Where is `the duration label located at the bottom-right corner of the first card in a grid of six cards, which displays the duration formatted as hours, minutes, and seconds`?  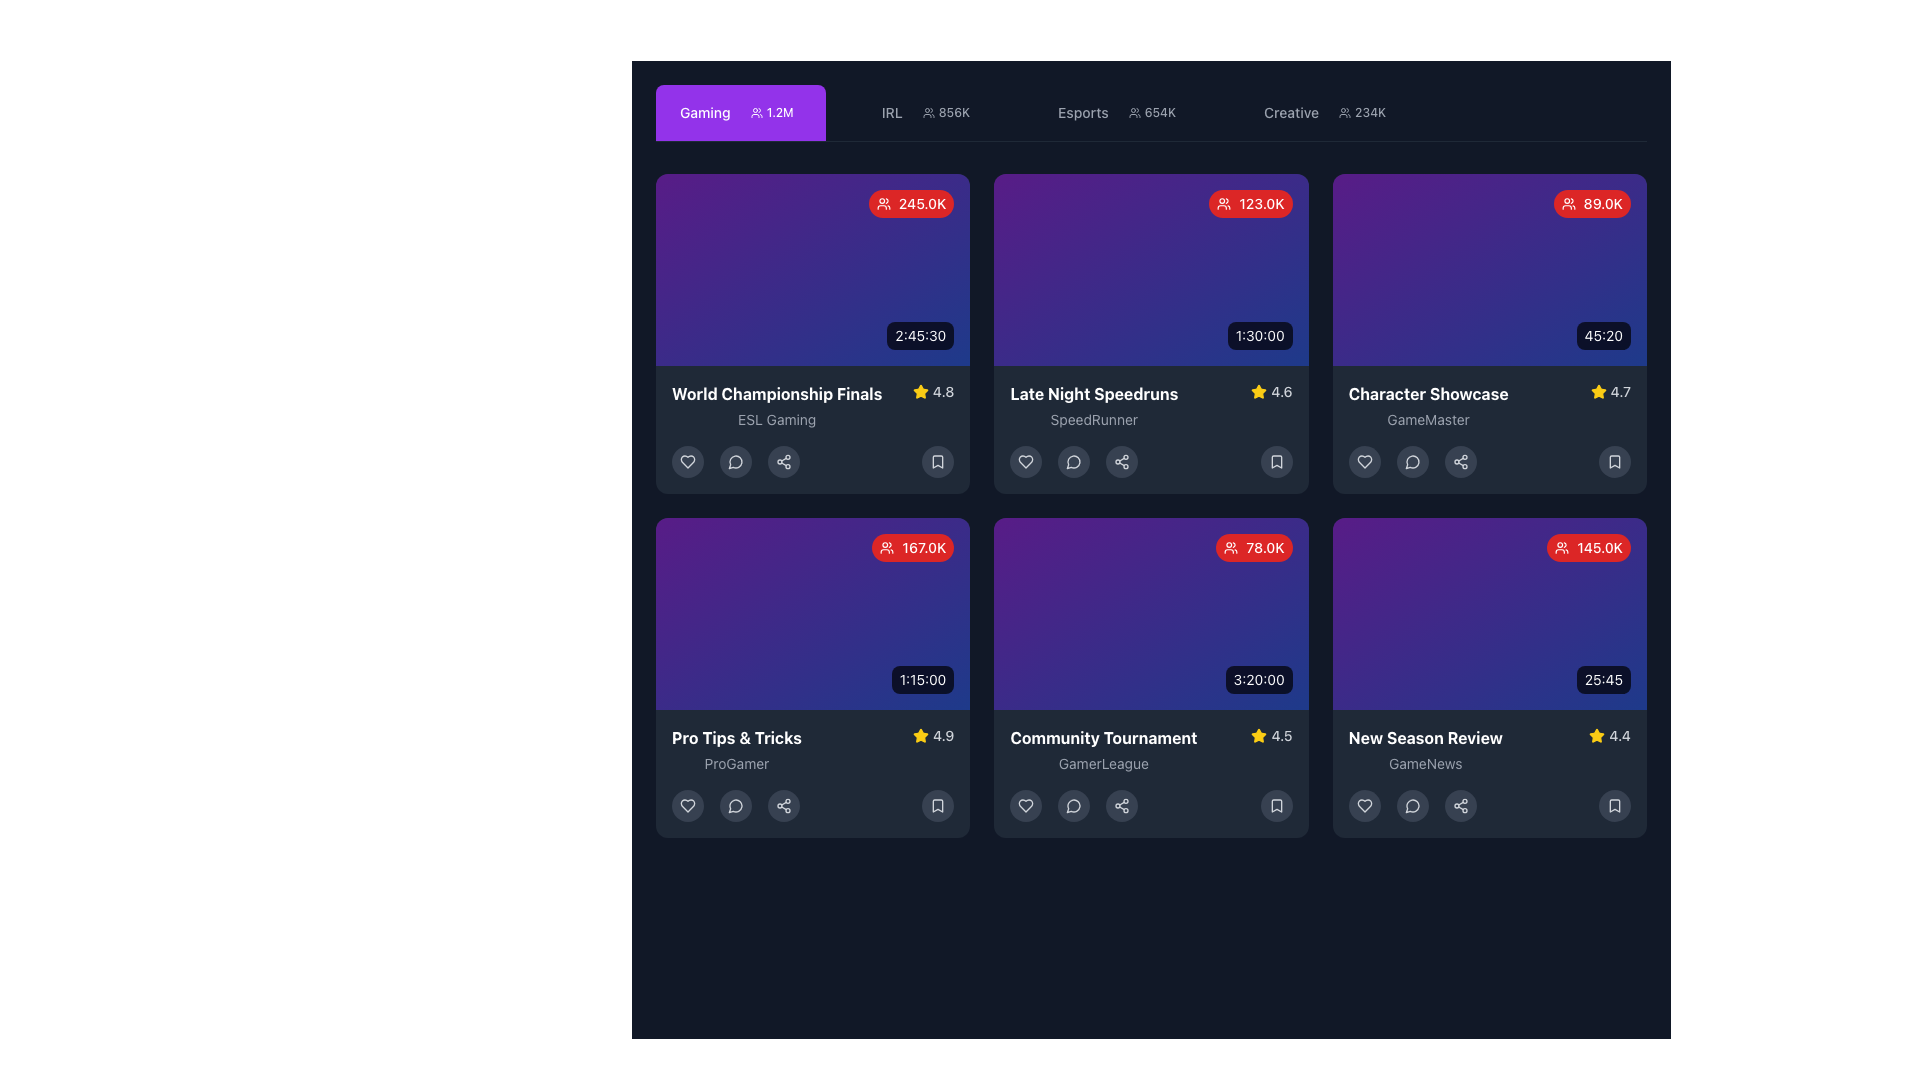
the duration label located at the bottom-right corner of the first card in a grid of six cards, which displays the duration formatted as hours, minutes, and seconds is located at coordinates (919, 334).